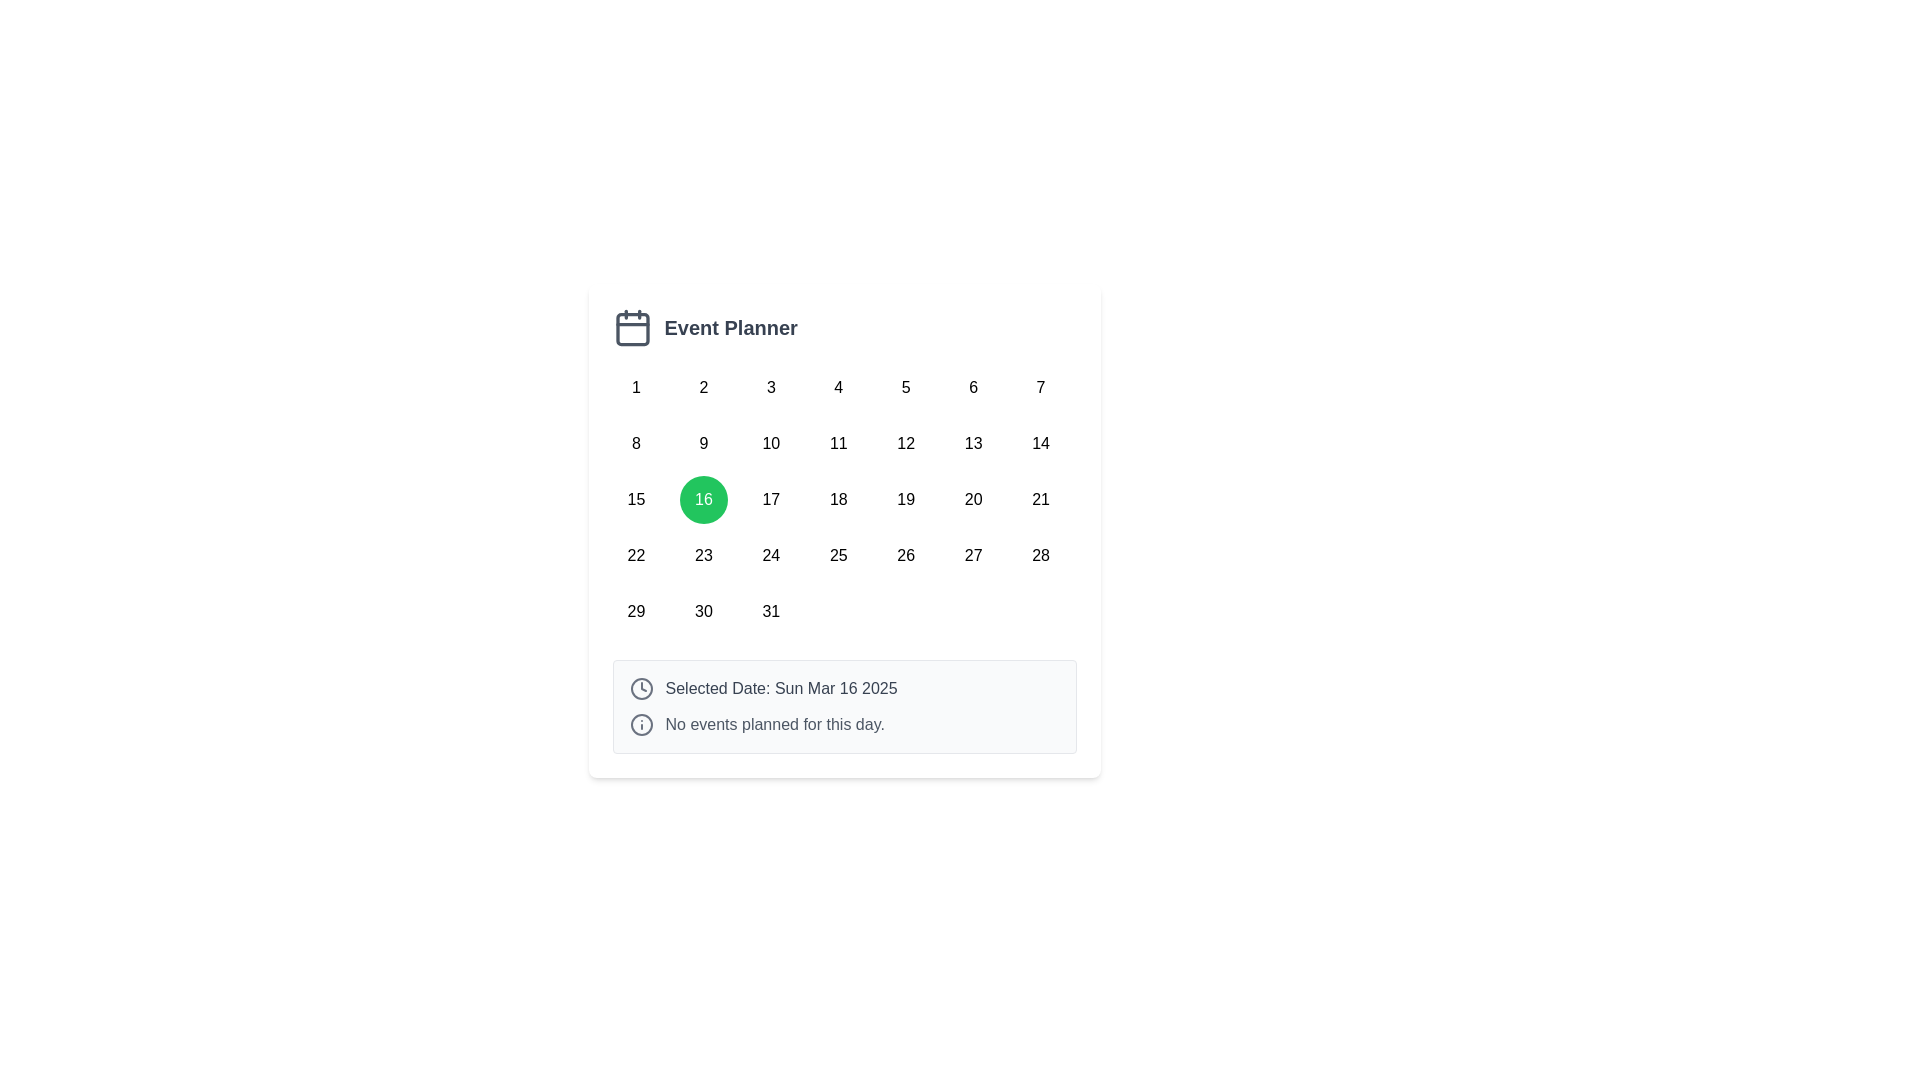 Image resolution: width=1920 pixels, height=1080 pixels. I want to click on the button displaying '27' in the bottom-right area of the calendar grid, which is a rounded square with a white background and black text, so click(973, 555).